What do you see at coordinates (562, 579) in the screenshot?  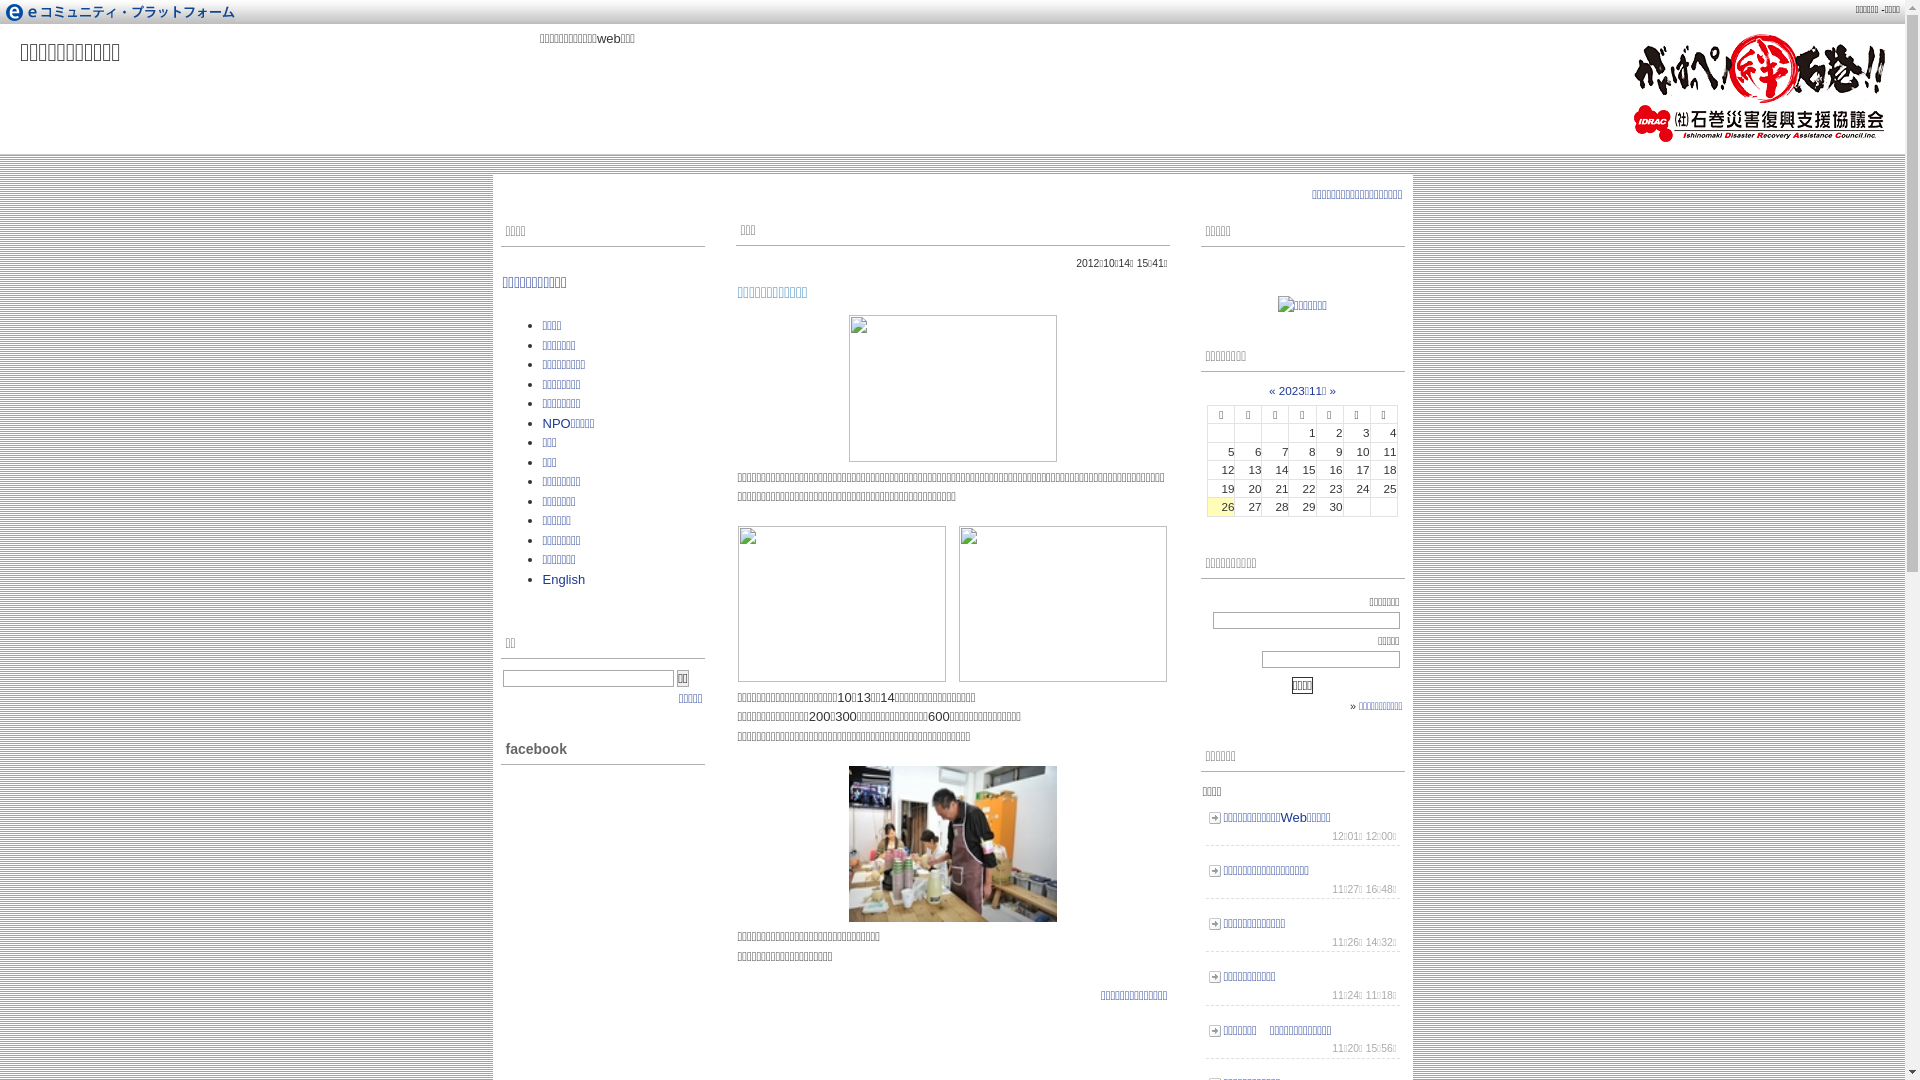 I see `'English'` at bounding box center [562, 579].